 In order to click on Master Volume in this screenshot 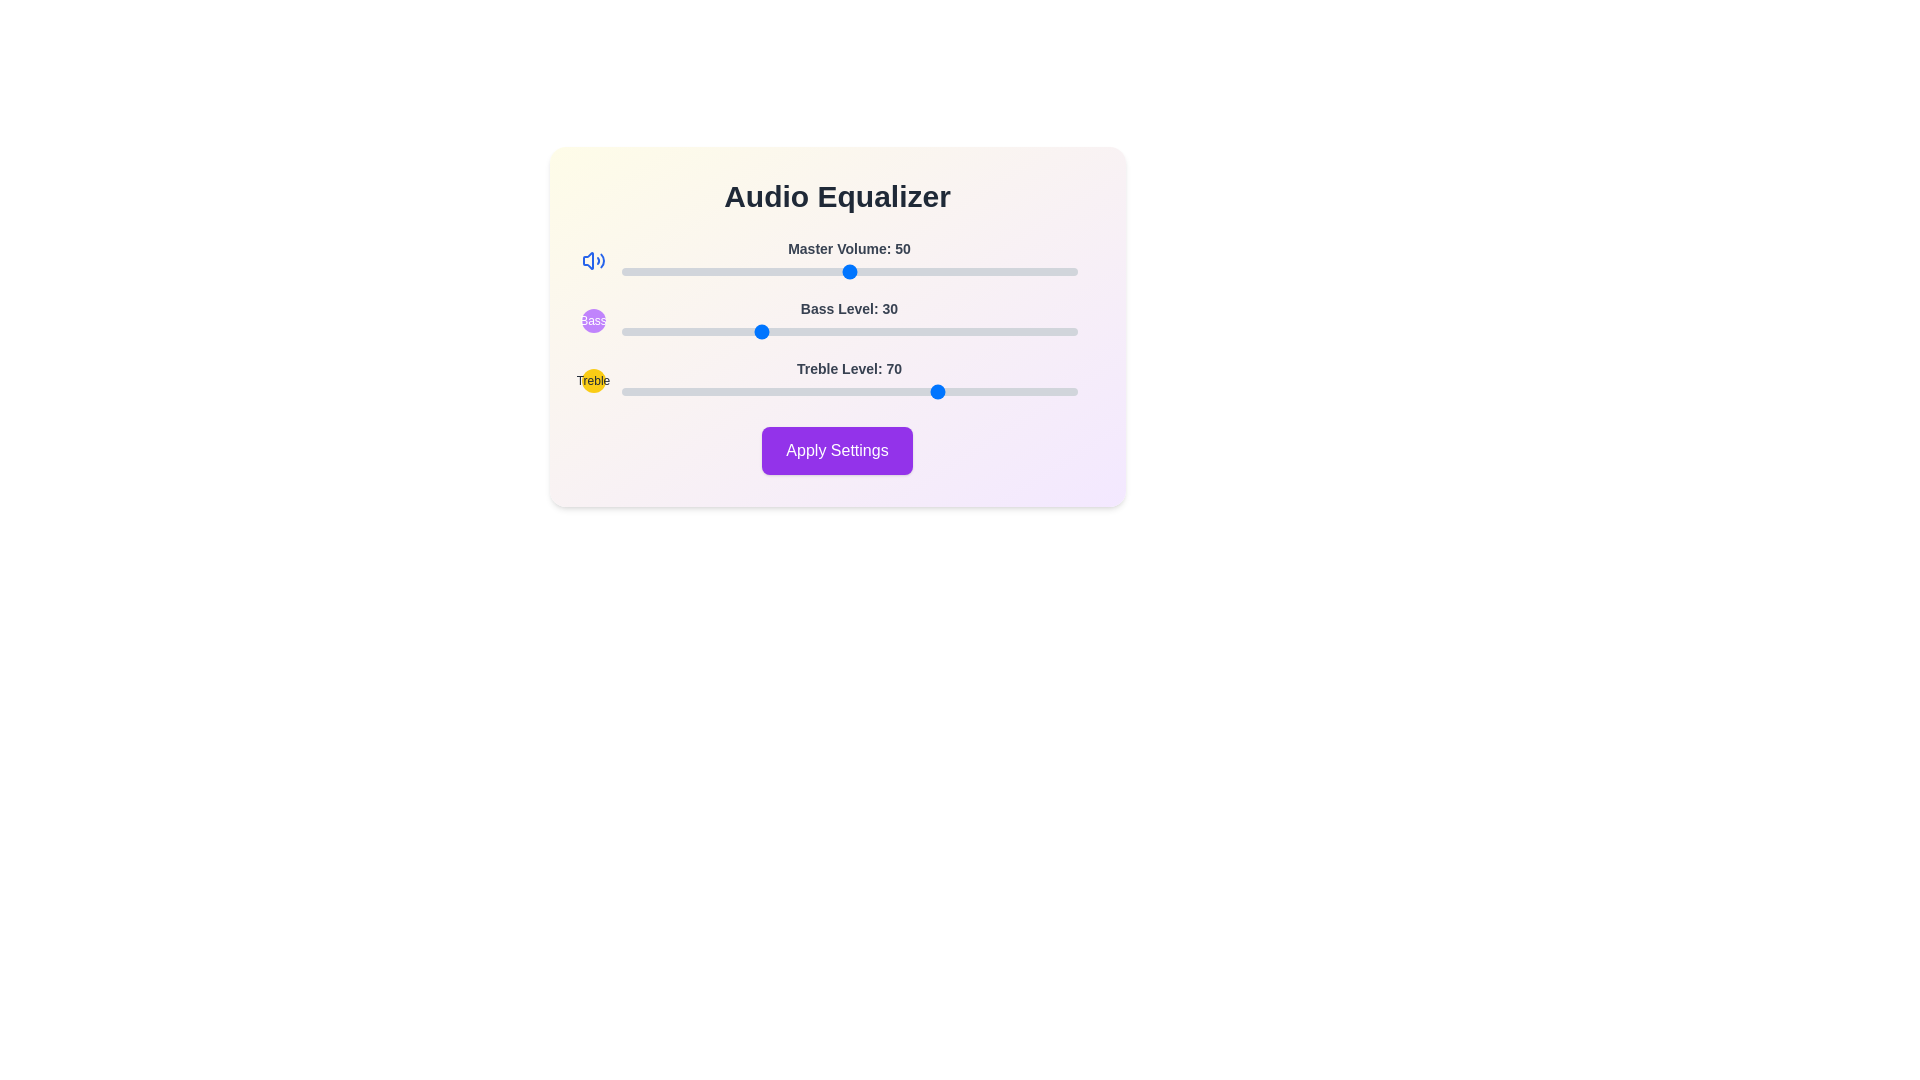, I will do `click(898, 272)`.